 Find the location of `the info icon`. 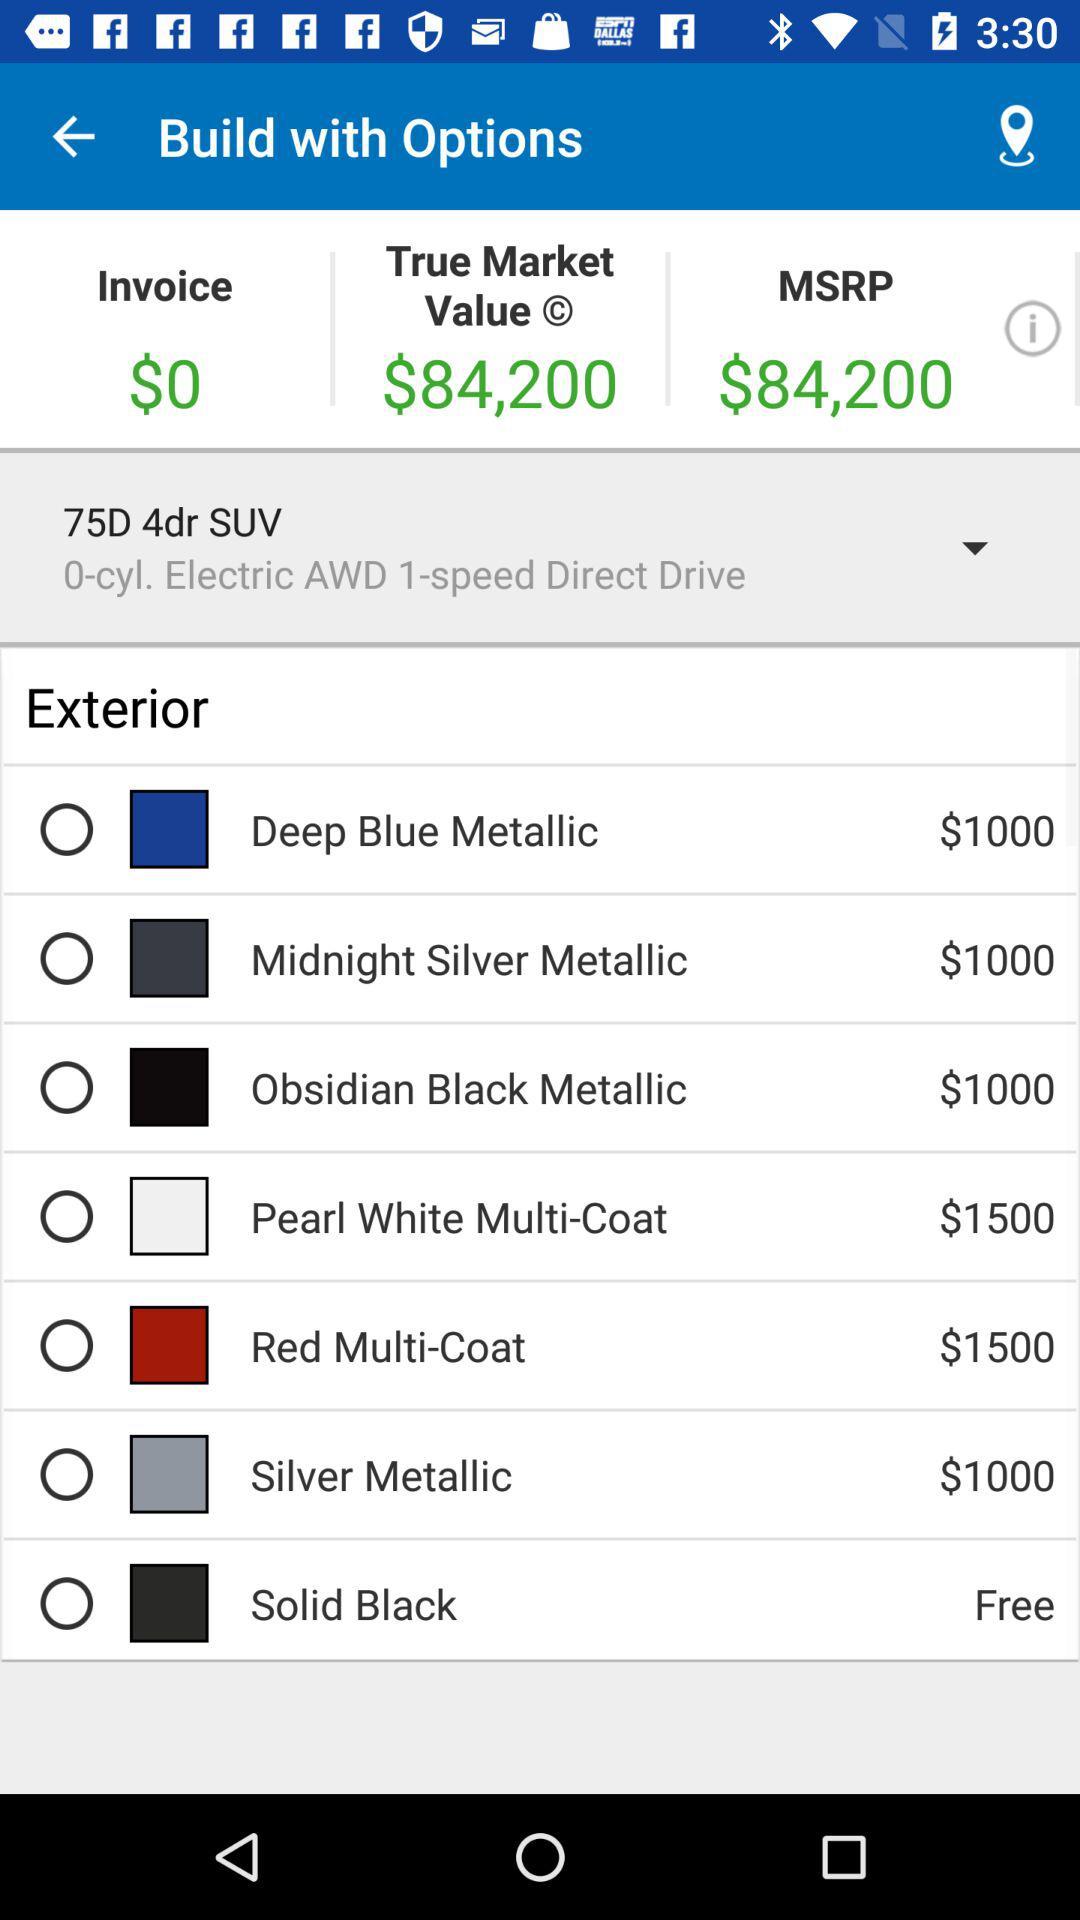

the info icon is located at coordinates (1032, 328).